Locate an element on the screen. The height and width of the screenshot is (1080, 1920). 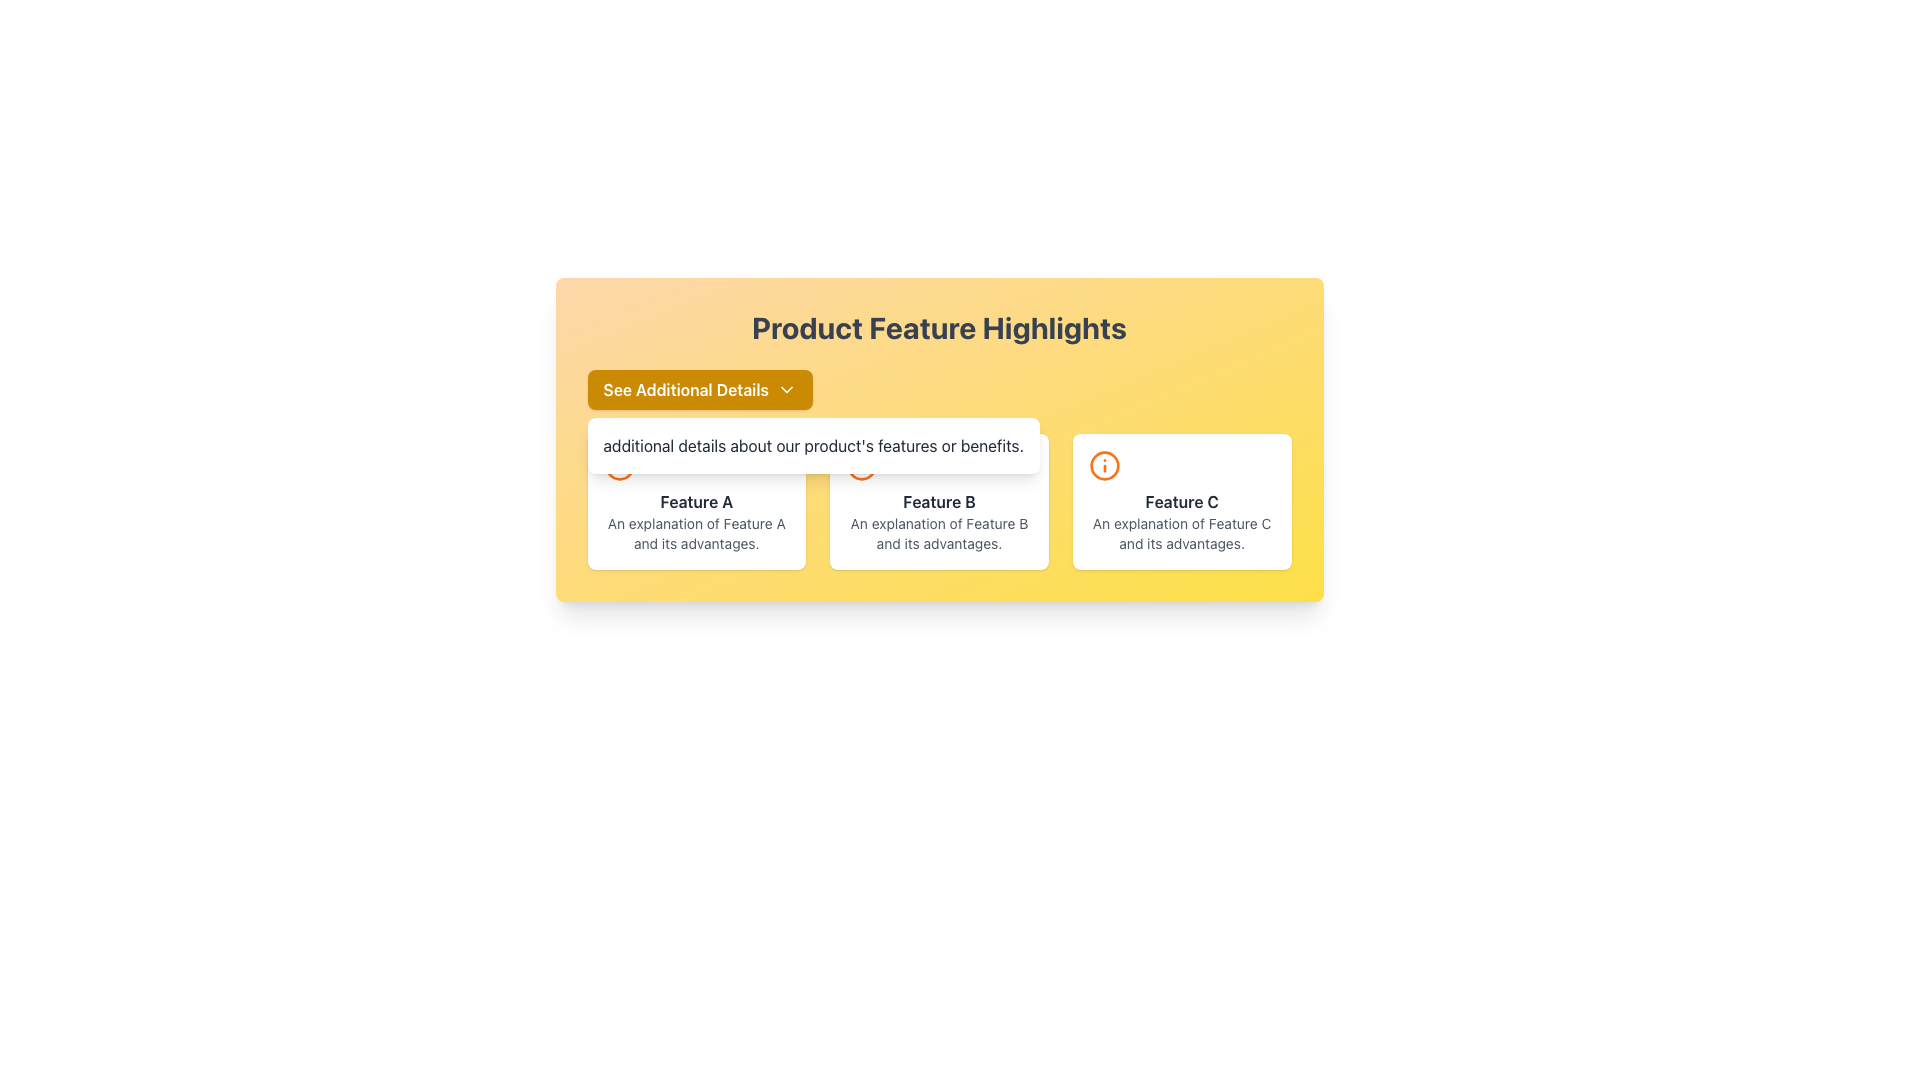
the circular orange outlined information icon located above the text 'Feature C' is located at coordinates (1103, 466).